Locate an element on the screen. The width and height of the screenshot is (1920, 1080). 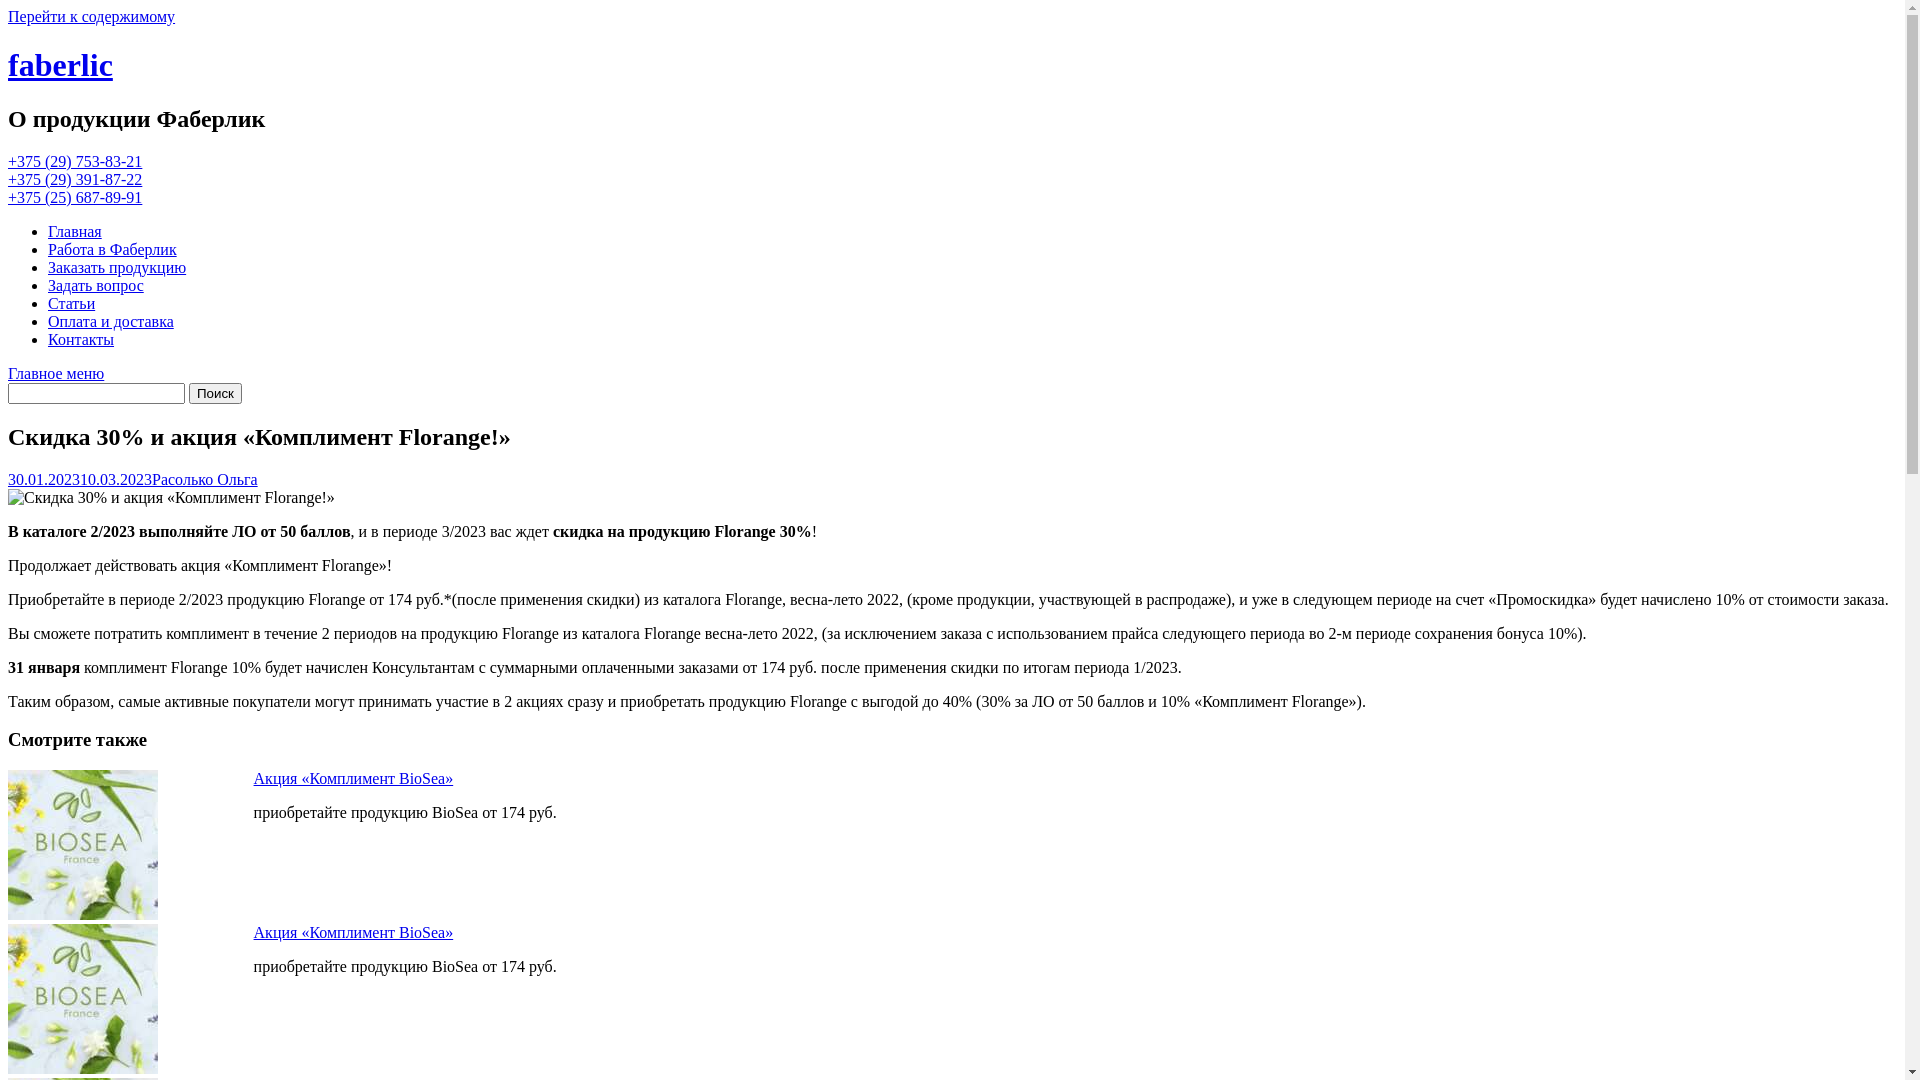
'30.01.202310.03.2023' is located at coordinates (80, 479).